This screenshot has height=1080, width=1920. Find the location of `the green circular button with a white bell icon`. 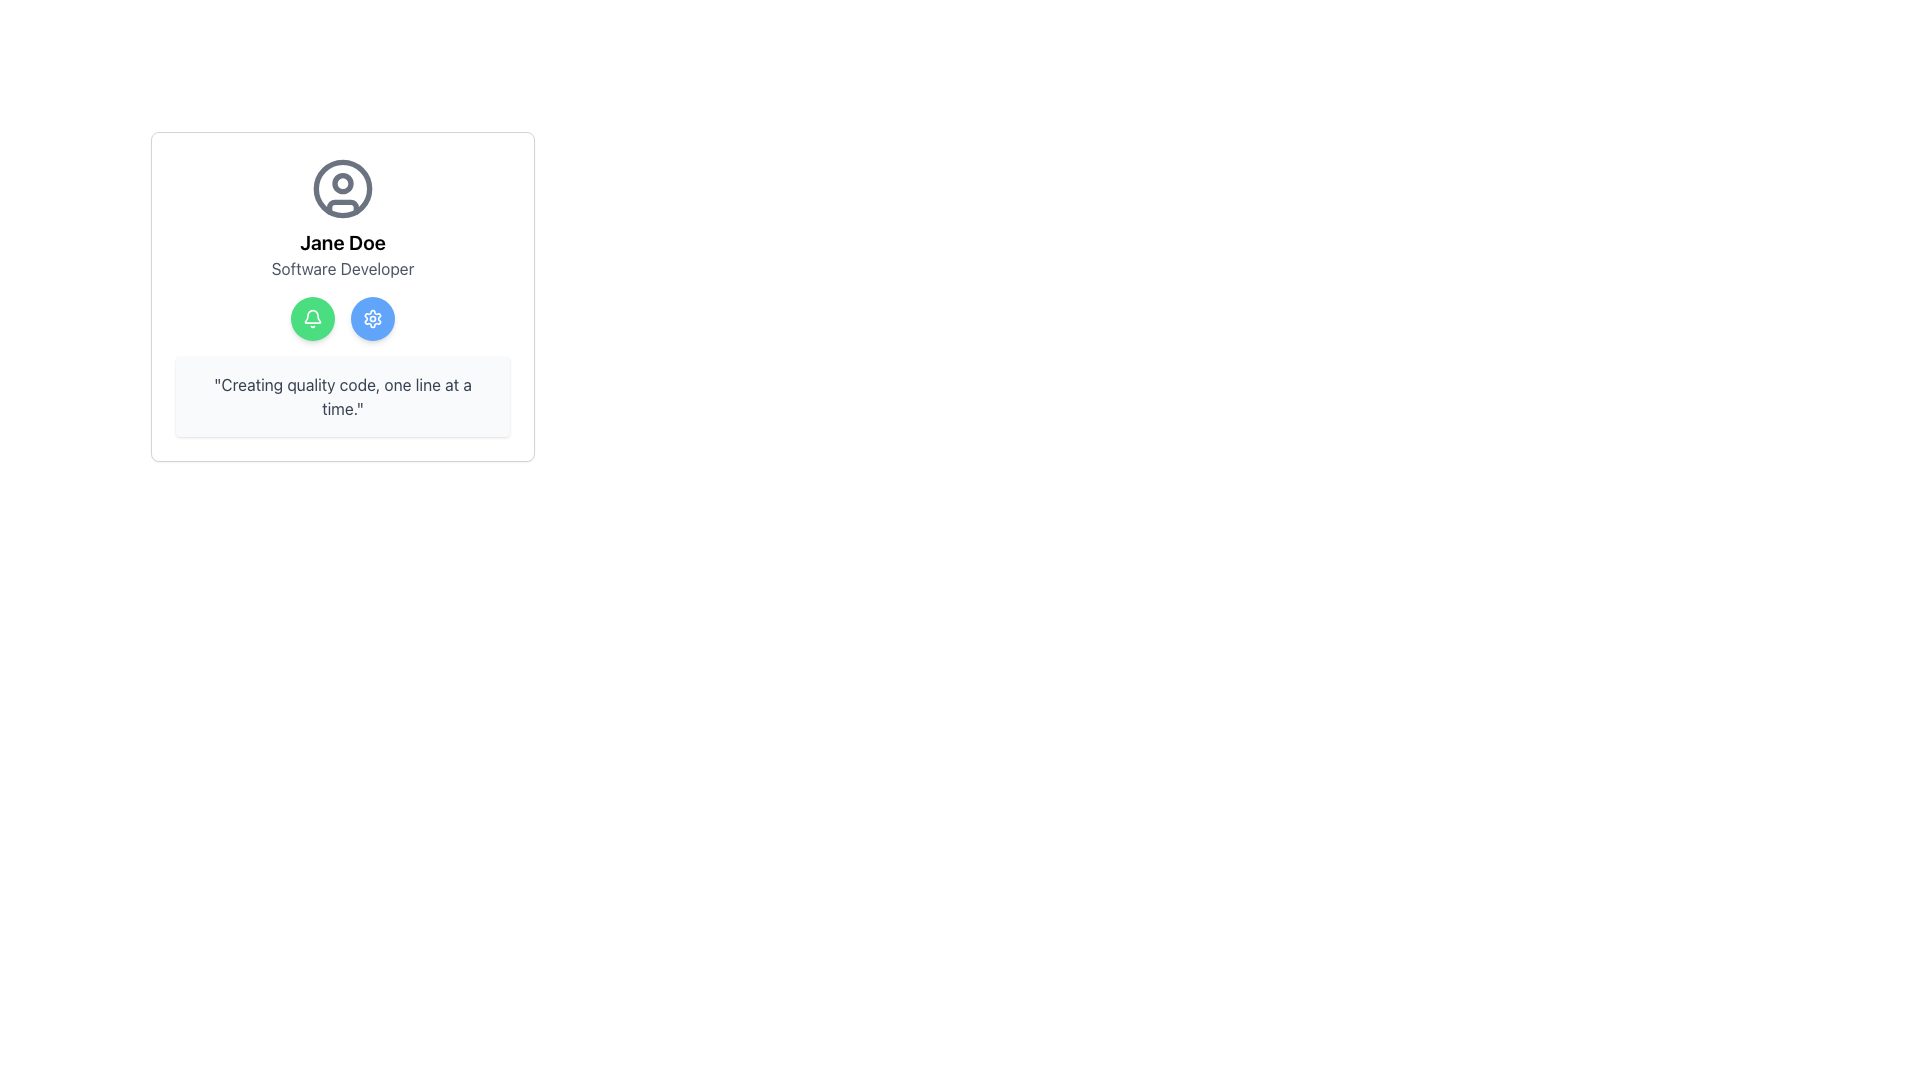

the green circular button with a white bell icon is located at coordinates (311, 318).